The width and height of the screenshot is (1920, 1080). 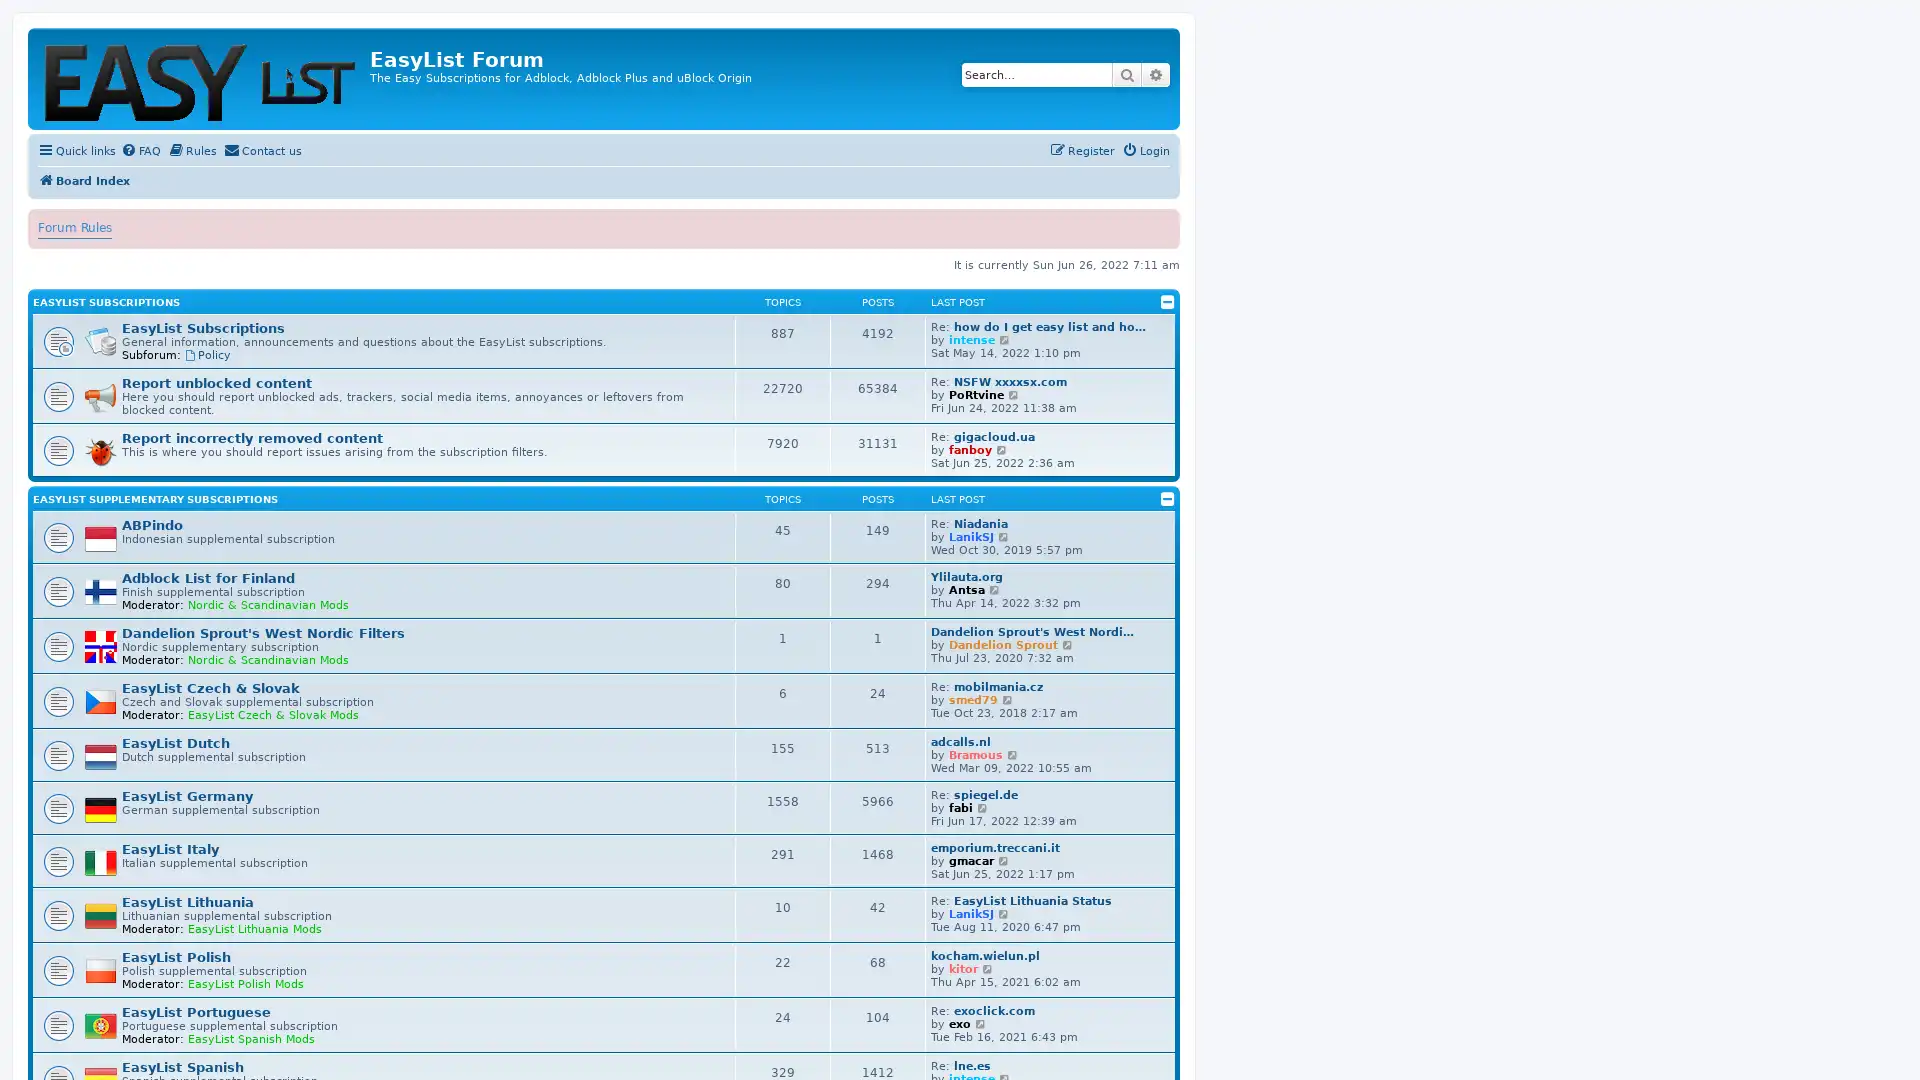 I want to click on Search, so click(x=1127, y=73).